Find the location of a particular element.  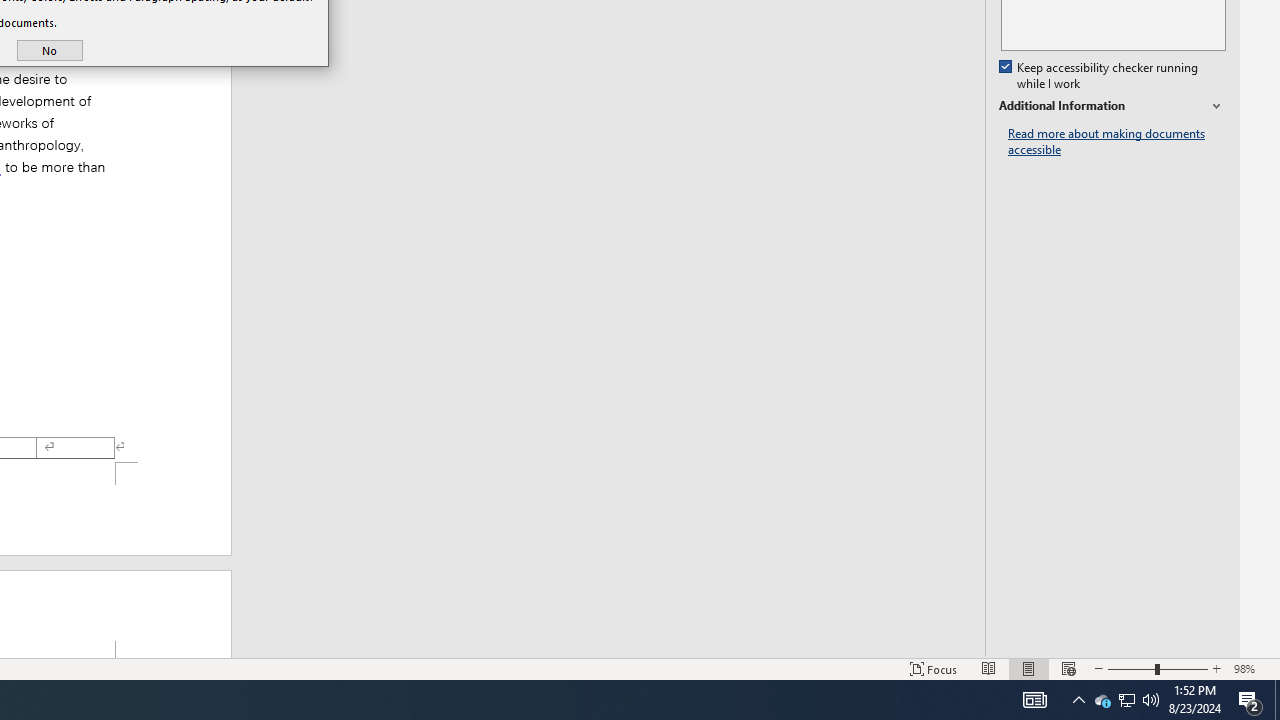

'Q2790: 100%' is located at coordinates (1151, 698).